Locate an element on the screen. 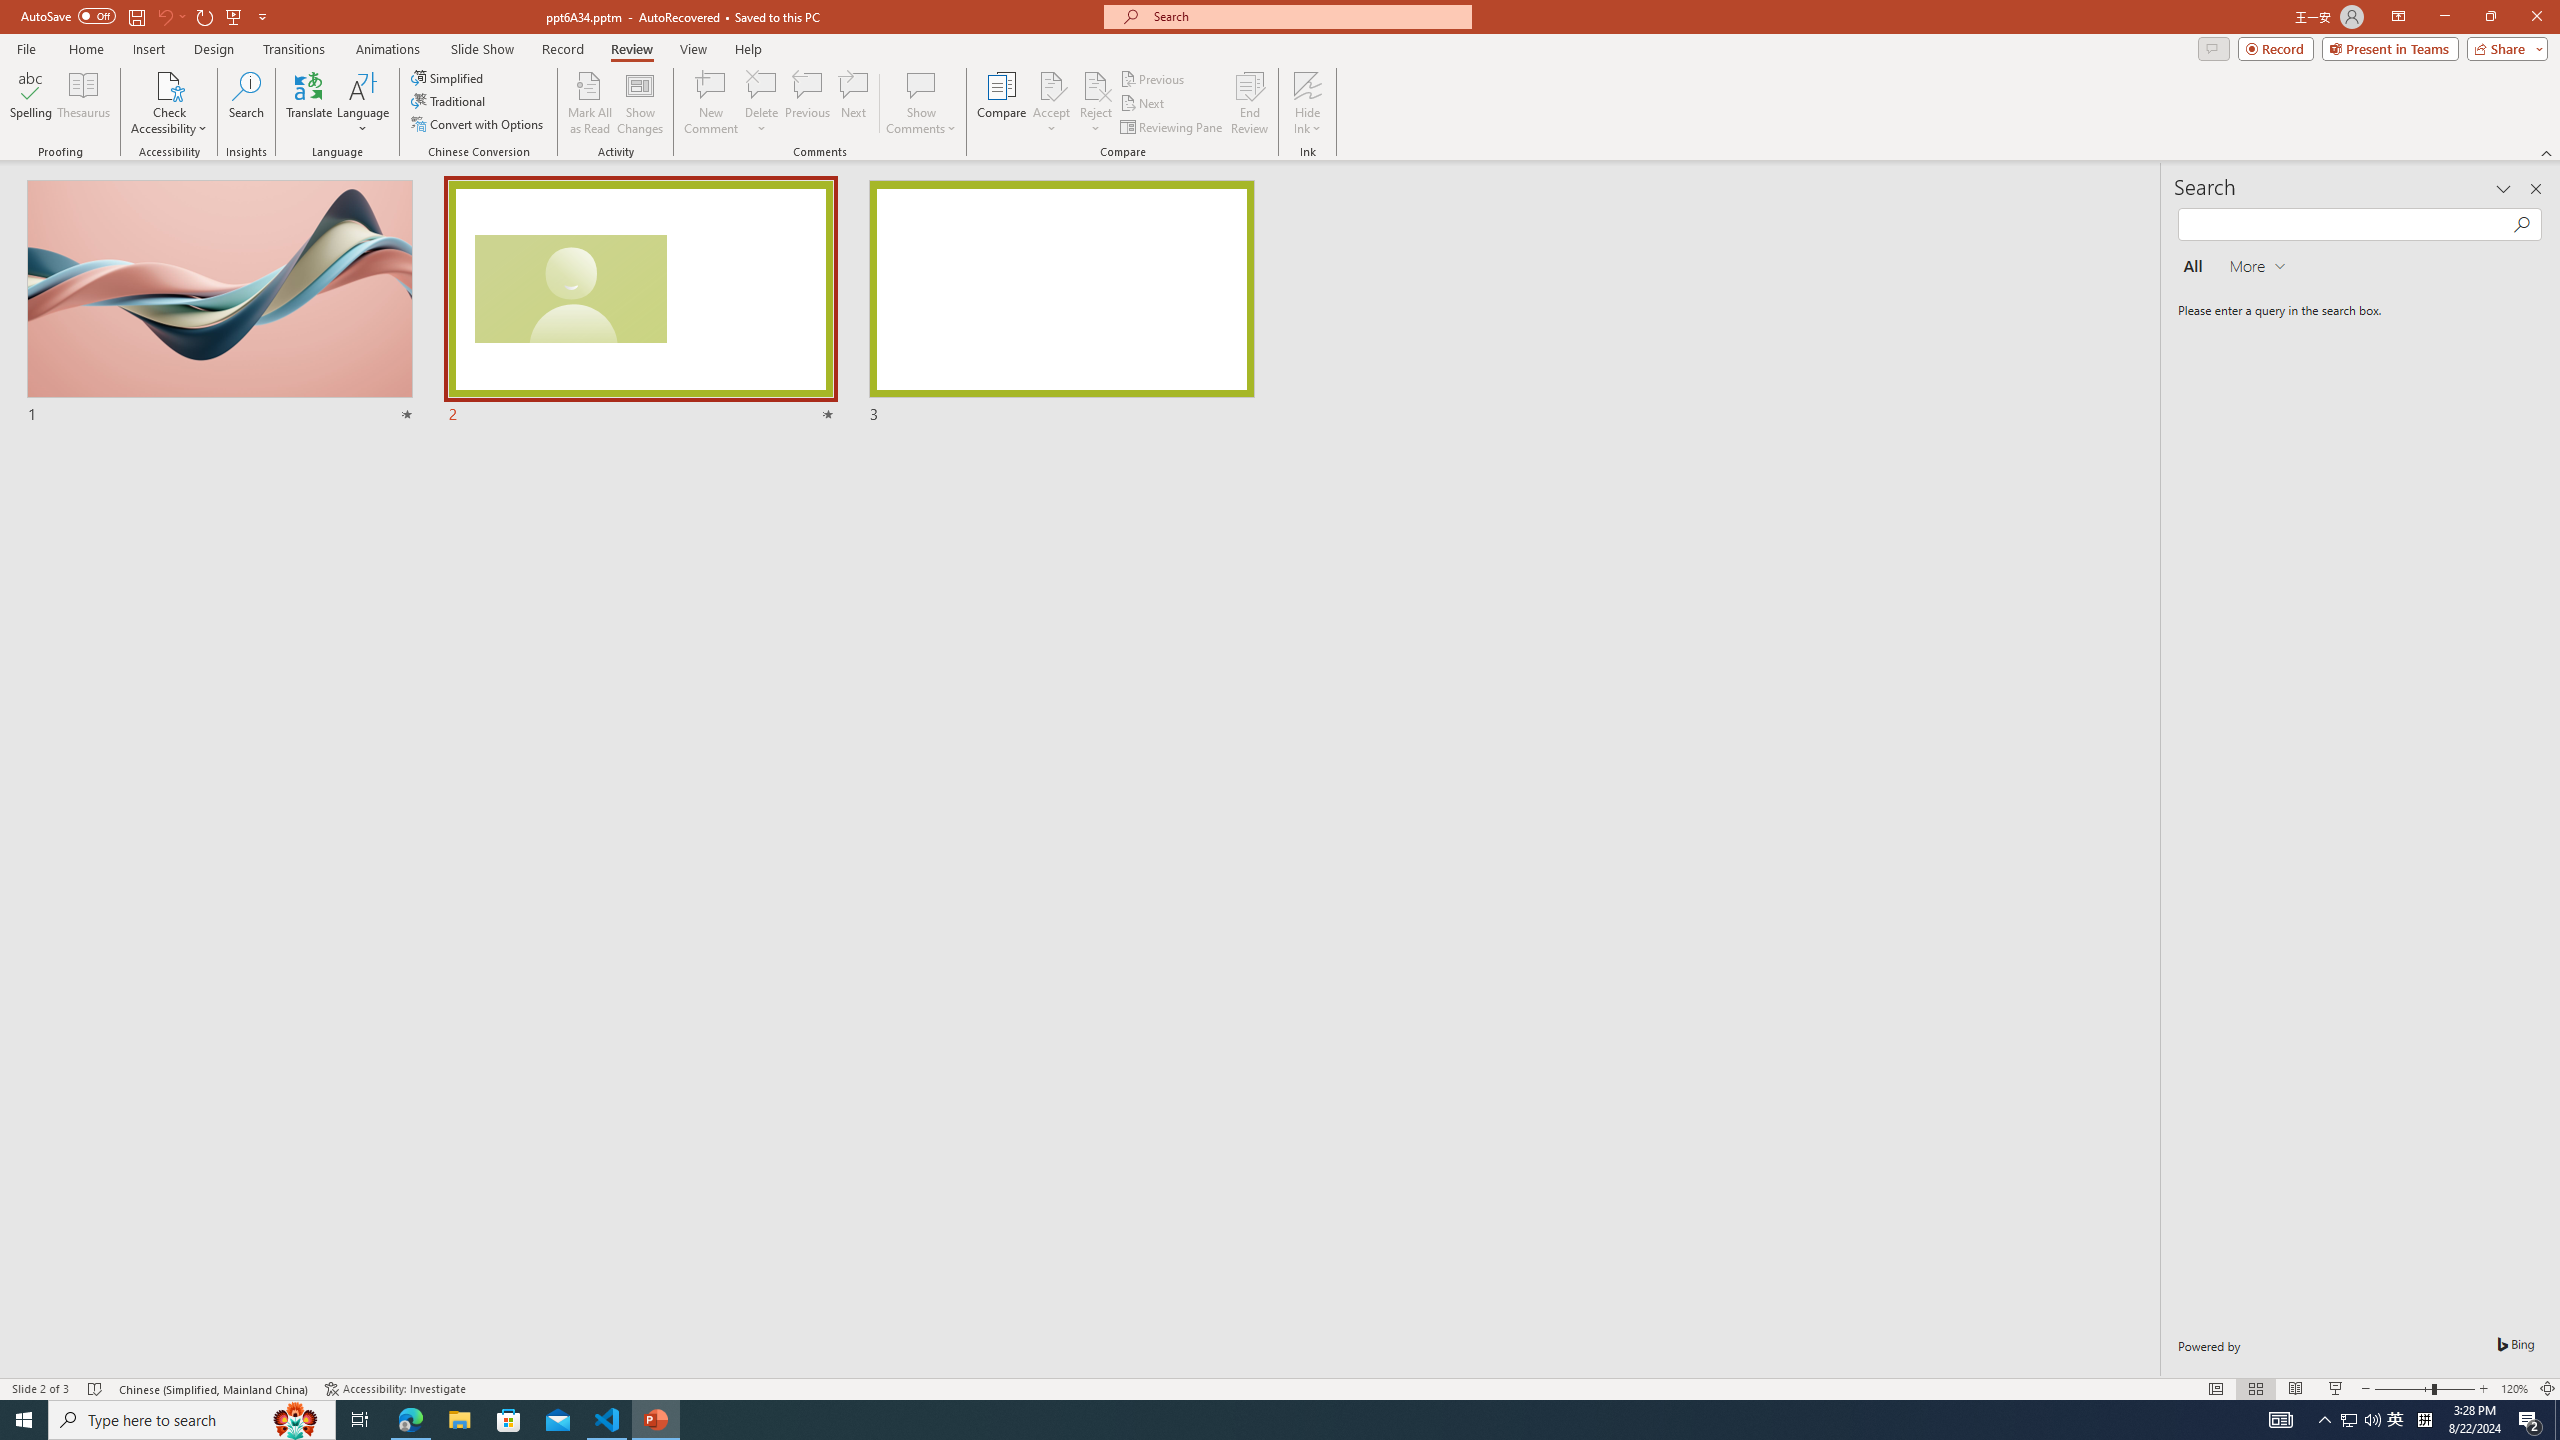 Image resolution: width=2560 pixels, height=1440 pixels. 'Reject' is located at coordinates (1094, 103).